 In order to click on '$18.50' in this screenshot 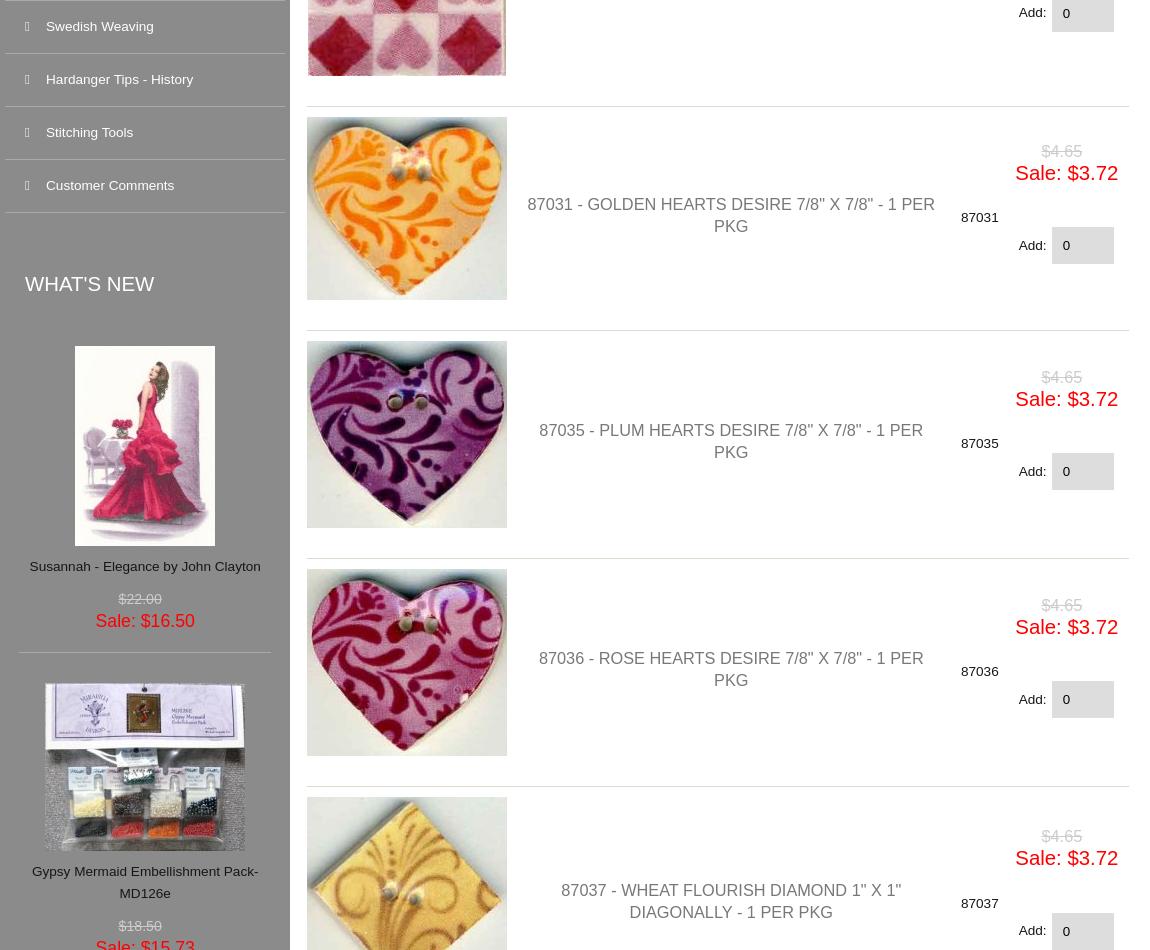, I will do `click(138, 924)`.